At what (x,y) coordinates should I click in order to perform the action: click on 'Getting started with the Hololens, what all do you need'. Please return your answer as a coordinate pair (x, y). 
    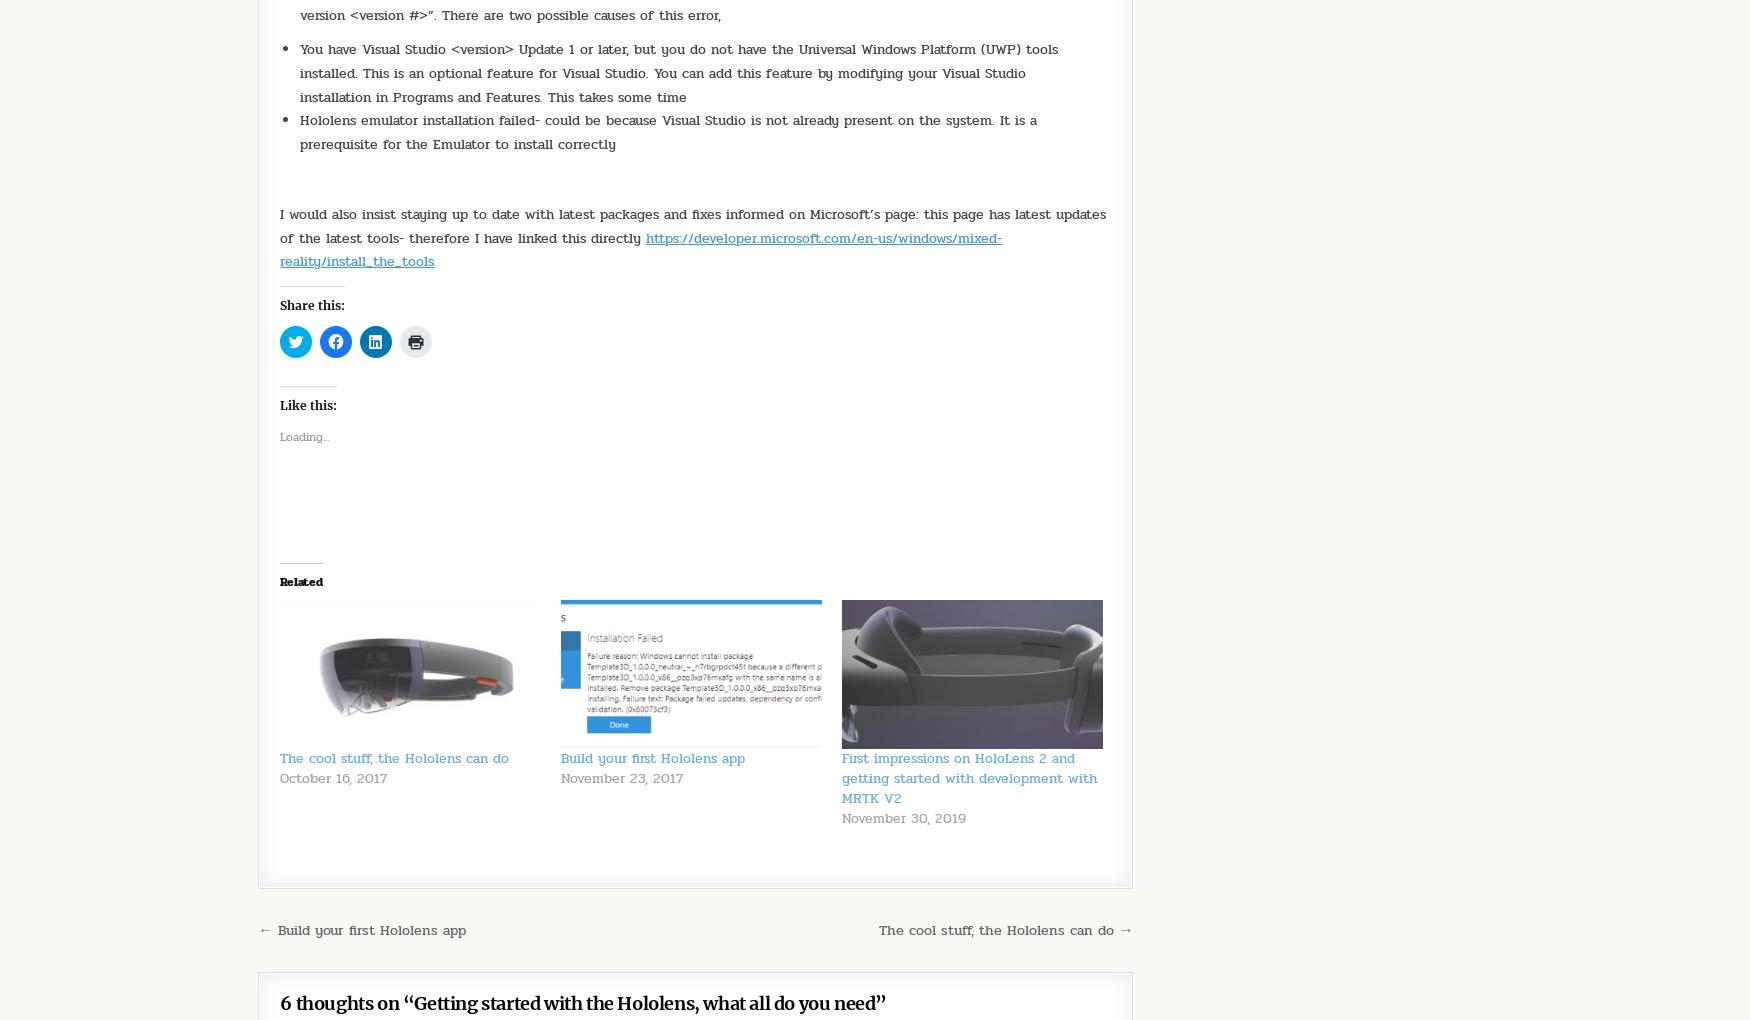
    Looking at the image, I should click on (643, 946).